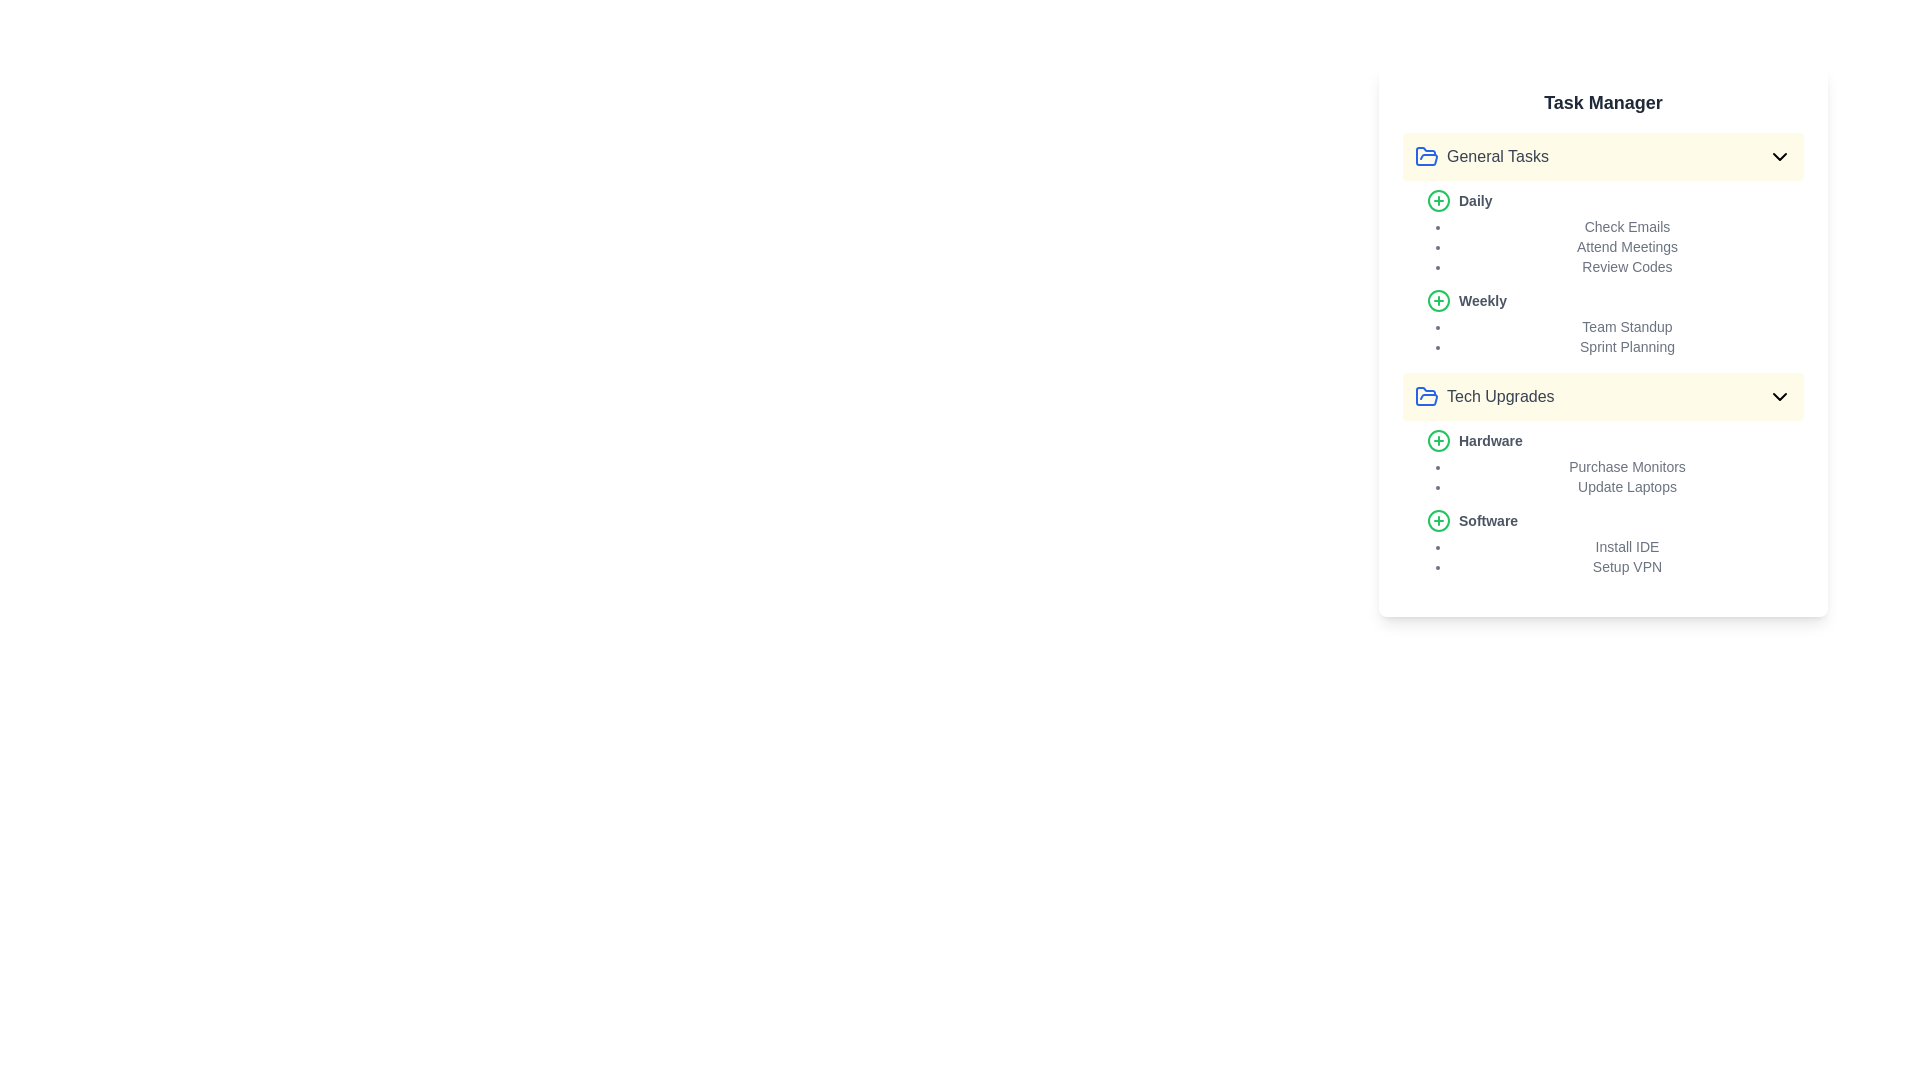 The image size is (1920, 1080). What do you see at coordinates (1483, 300) in the screenshot?
I see `the 'Weekly' label within the 'General Tasks' section` at bounding box center [1483, 300].